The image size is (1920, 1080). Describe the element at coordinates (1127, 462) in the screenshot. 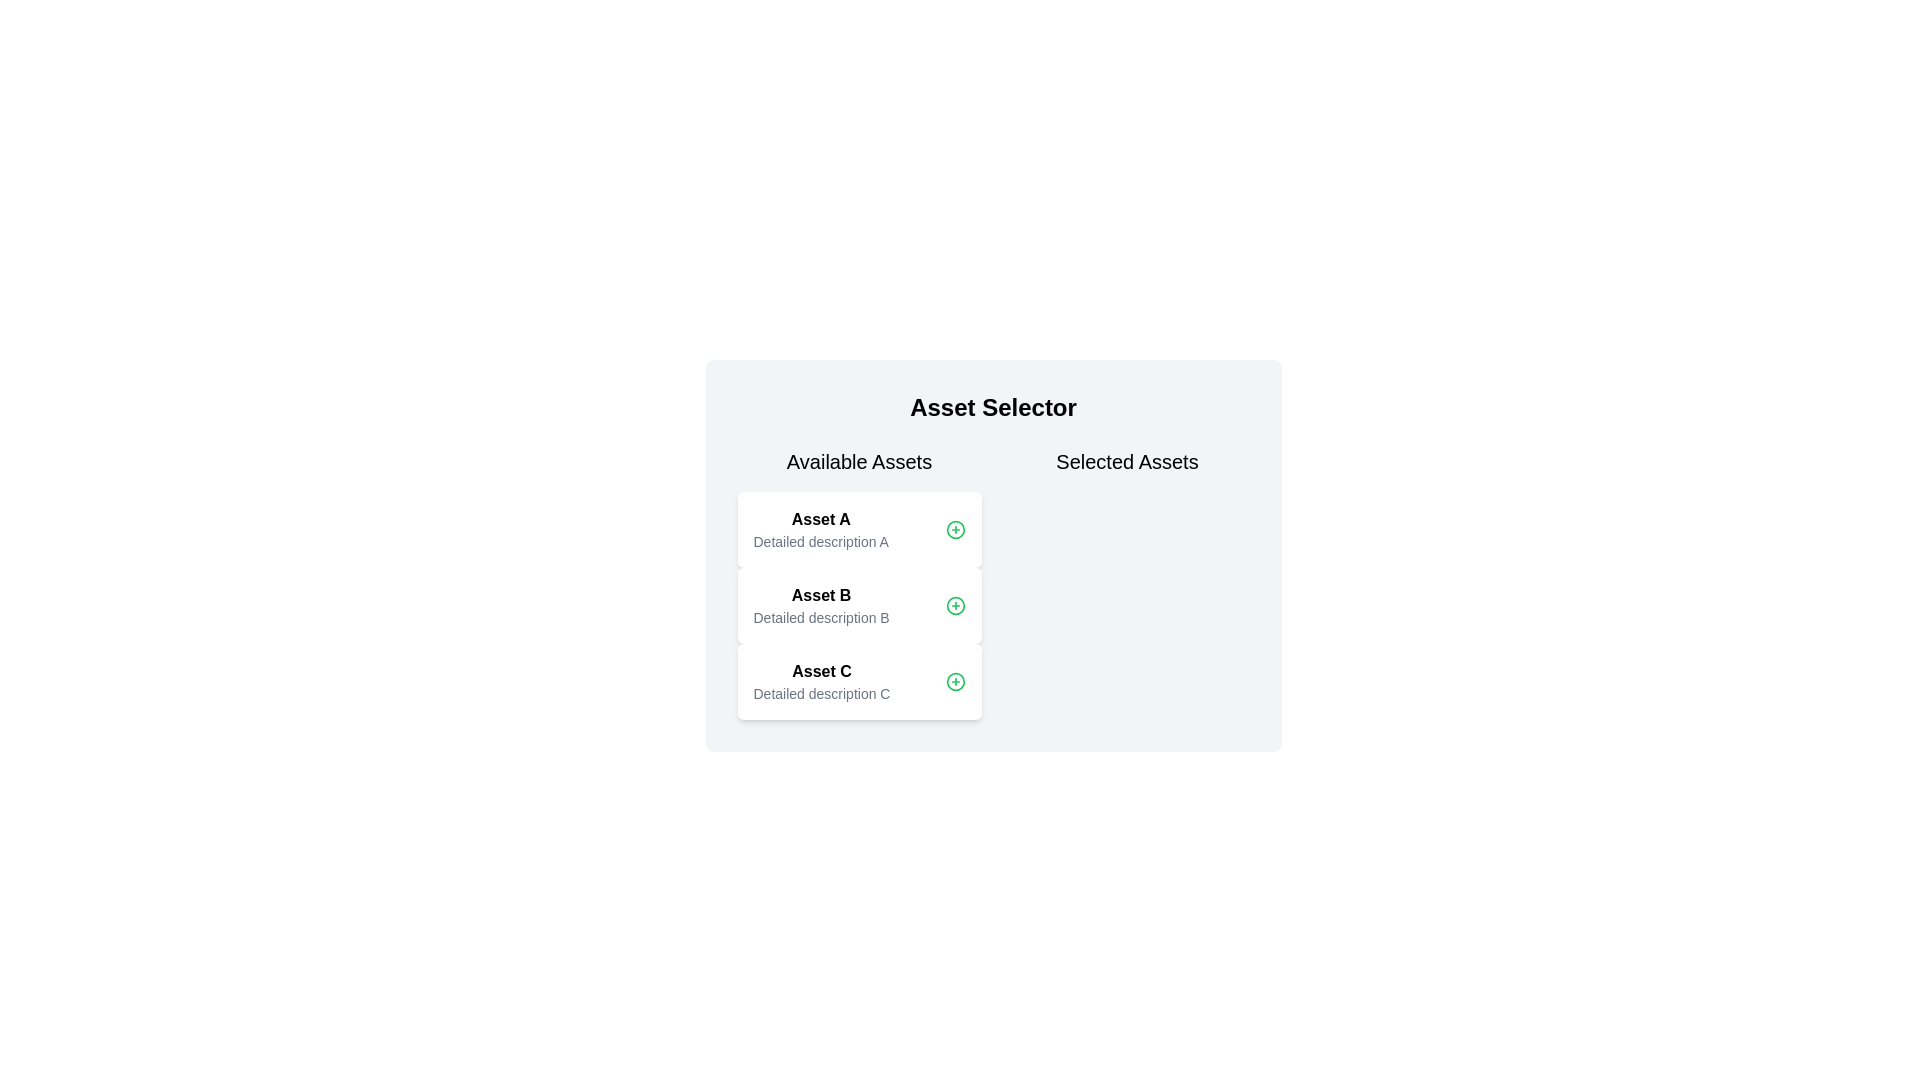

I see `the Text Label indicating the section for selected assets located near the top-right of the 'Asset Selector', to the right of 'Available Assets'` at that location.